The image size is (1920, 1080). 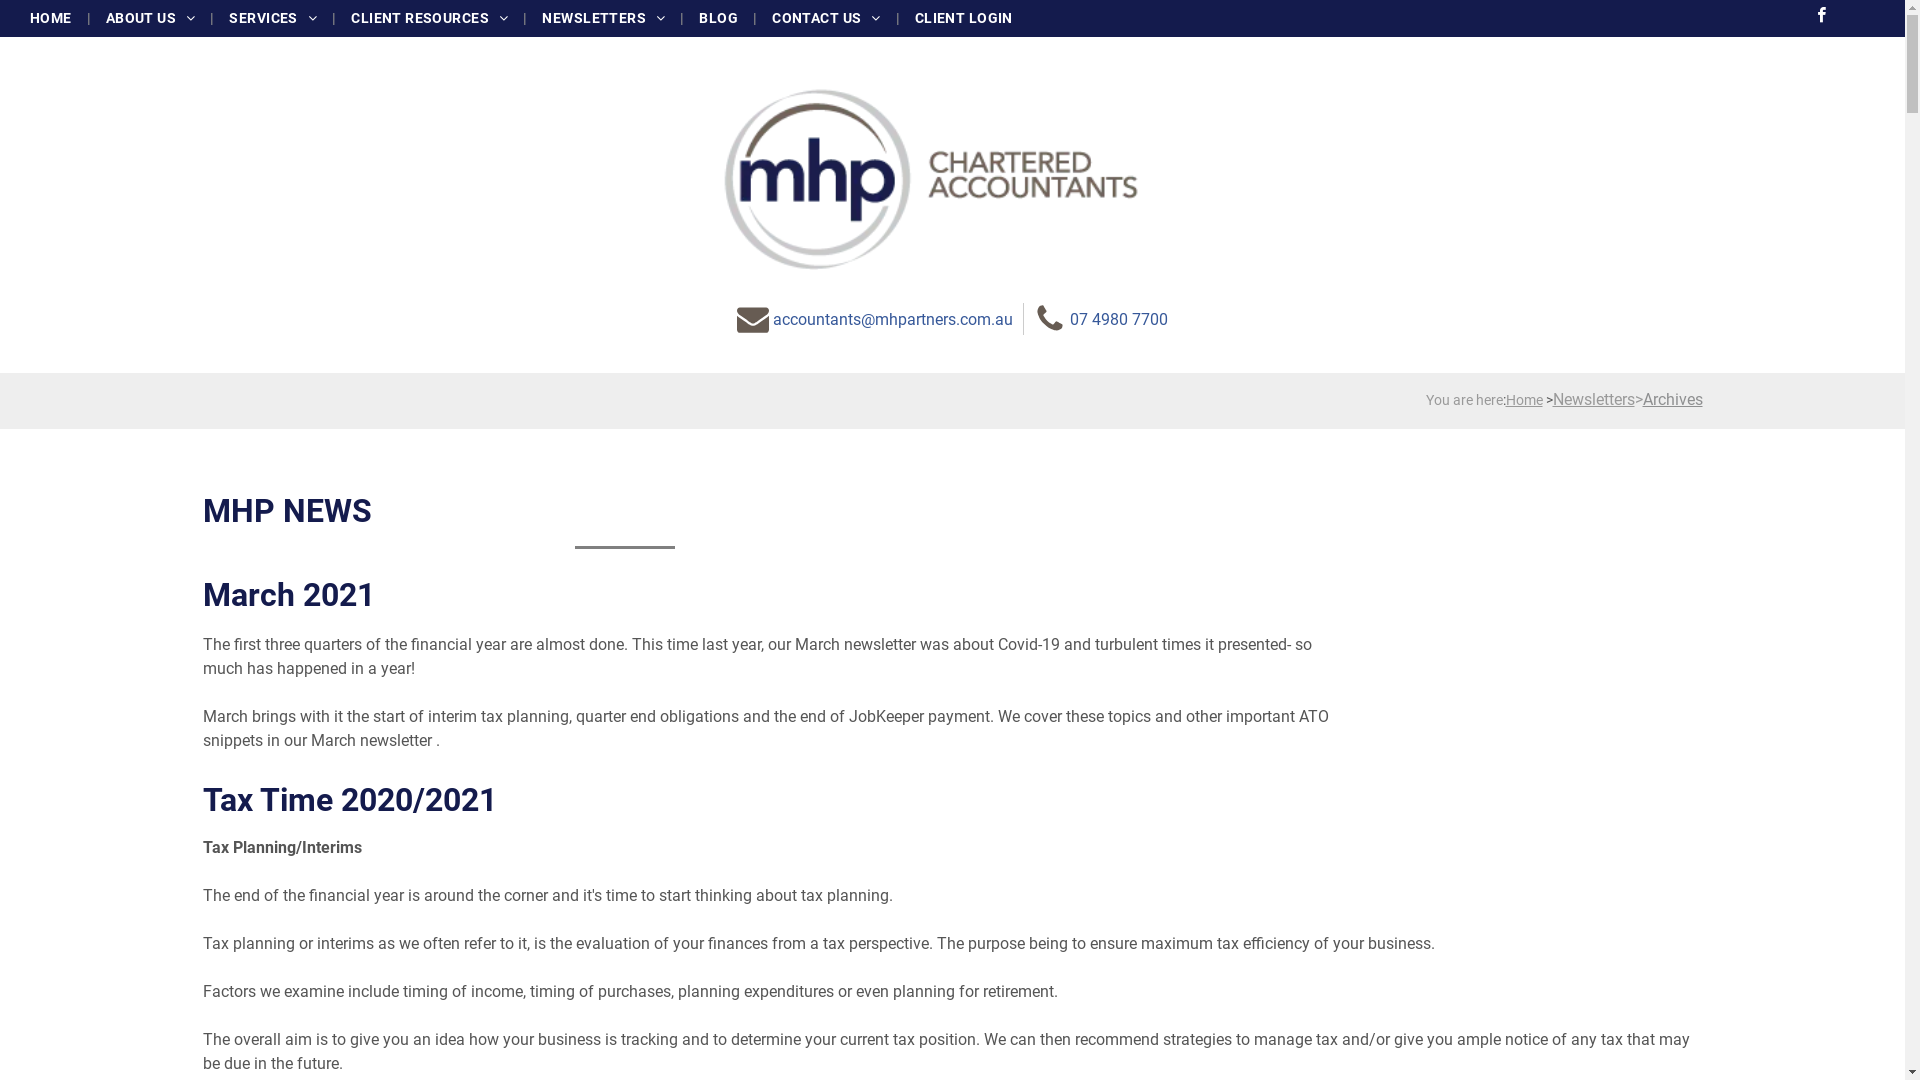 I want to click on 'Newsletters', so click(x=1592, y=399).